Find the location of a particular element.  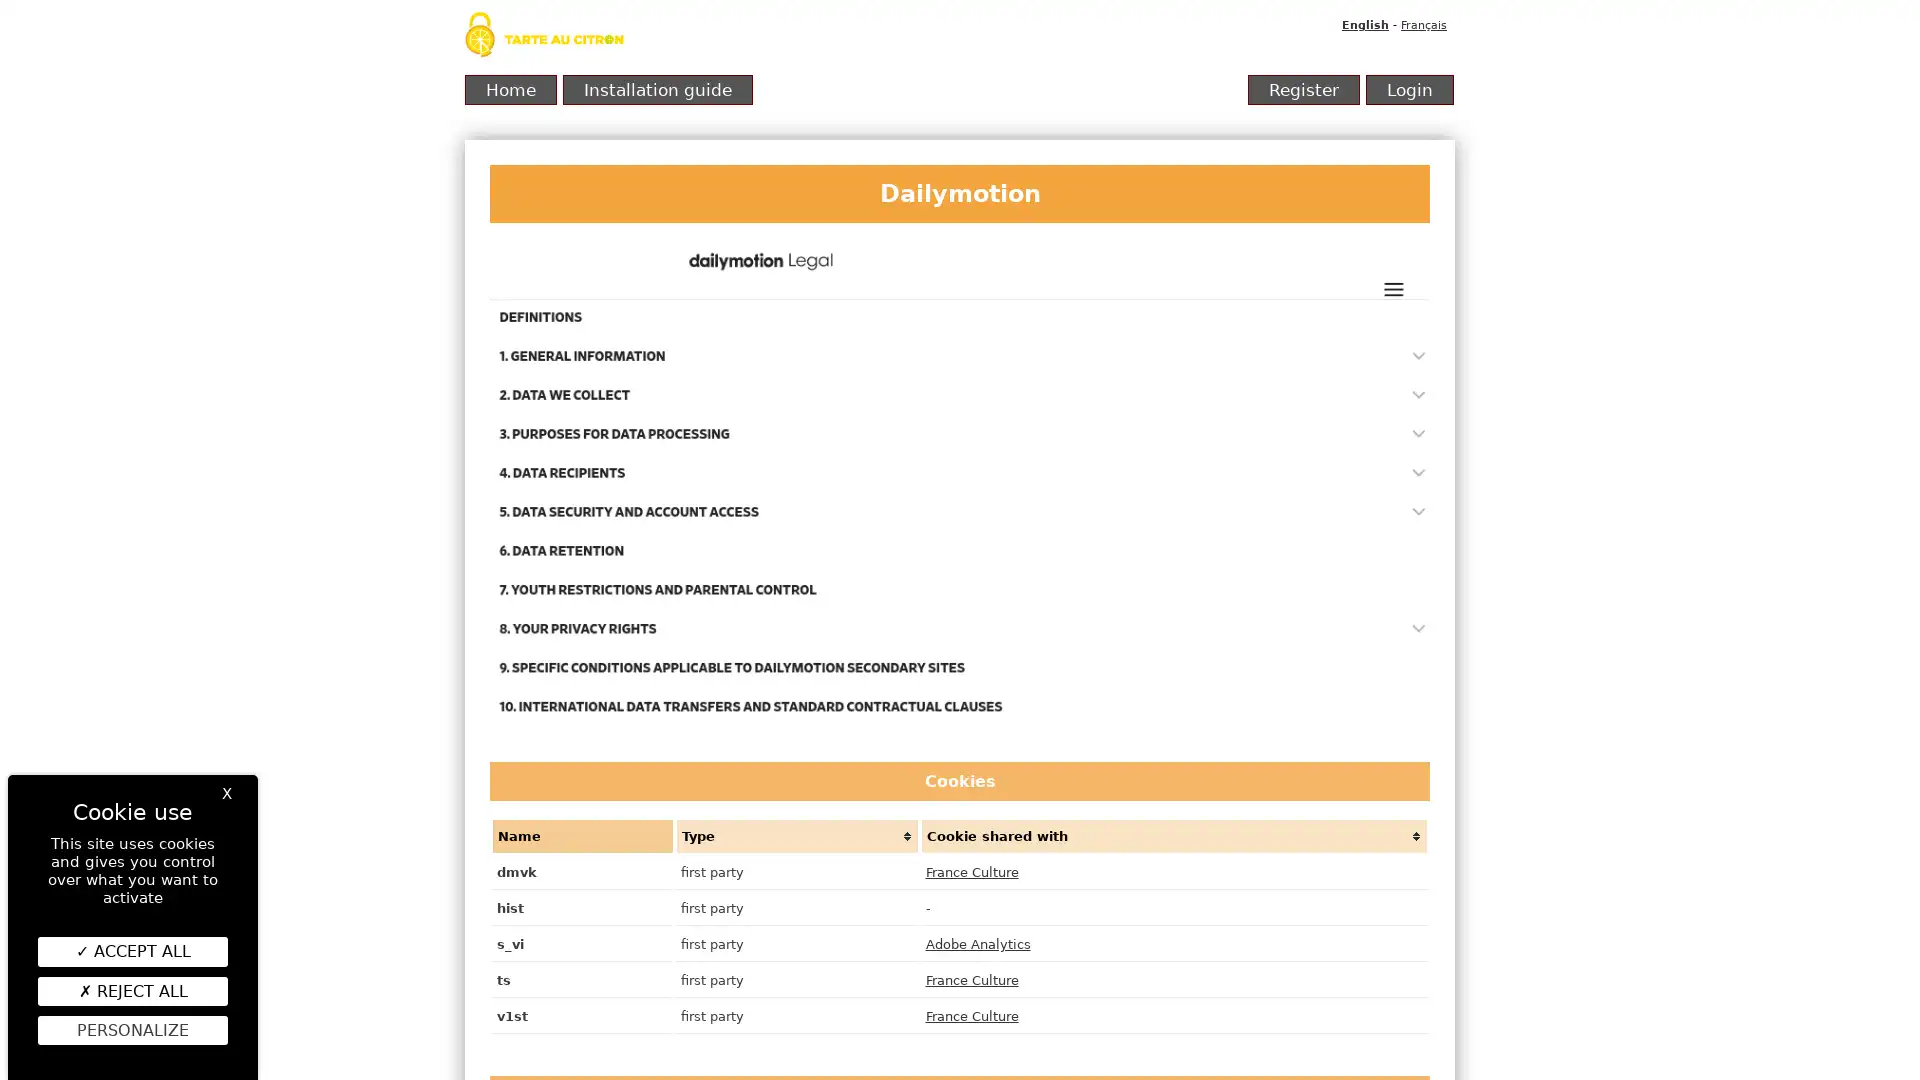

Personalize (modal window) is located at coordinates (132, 1029).